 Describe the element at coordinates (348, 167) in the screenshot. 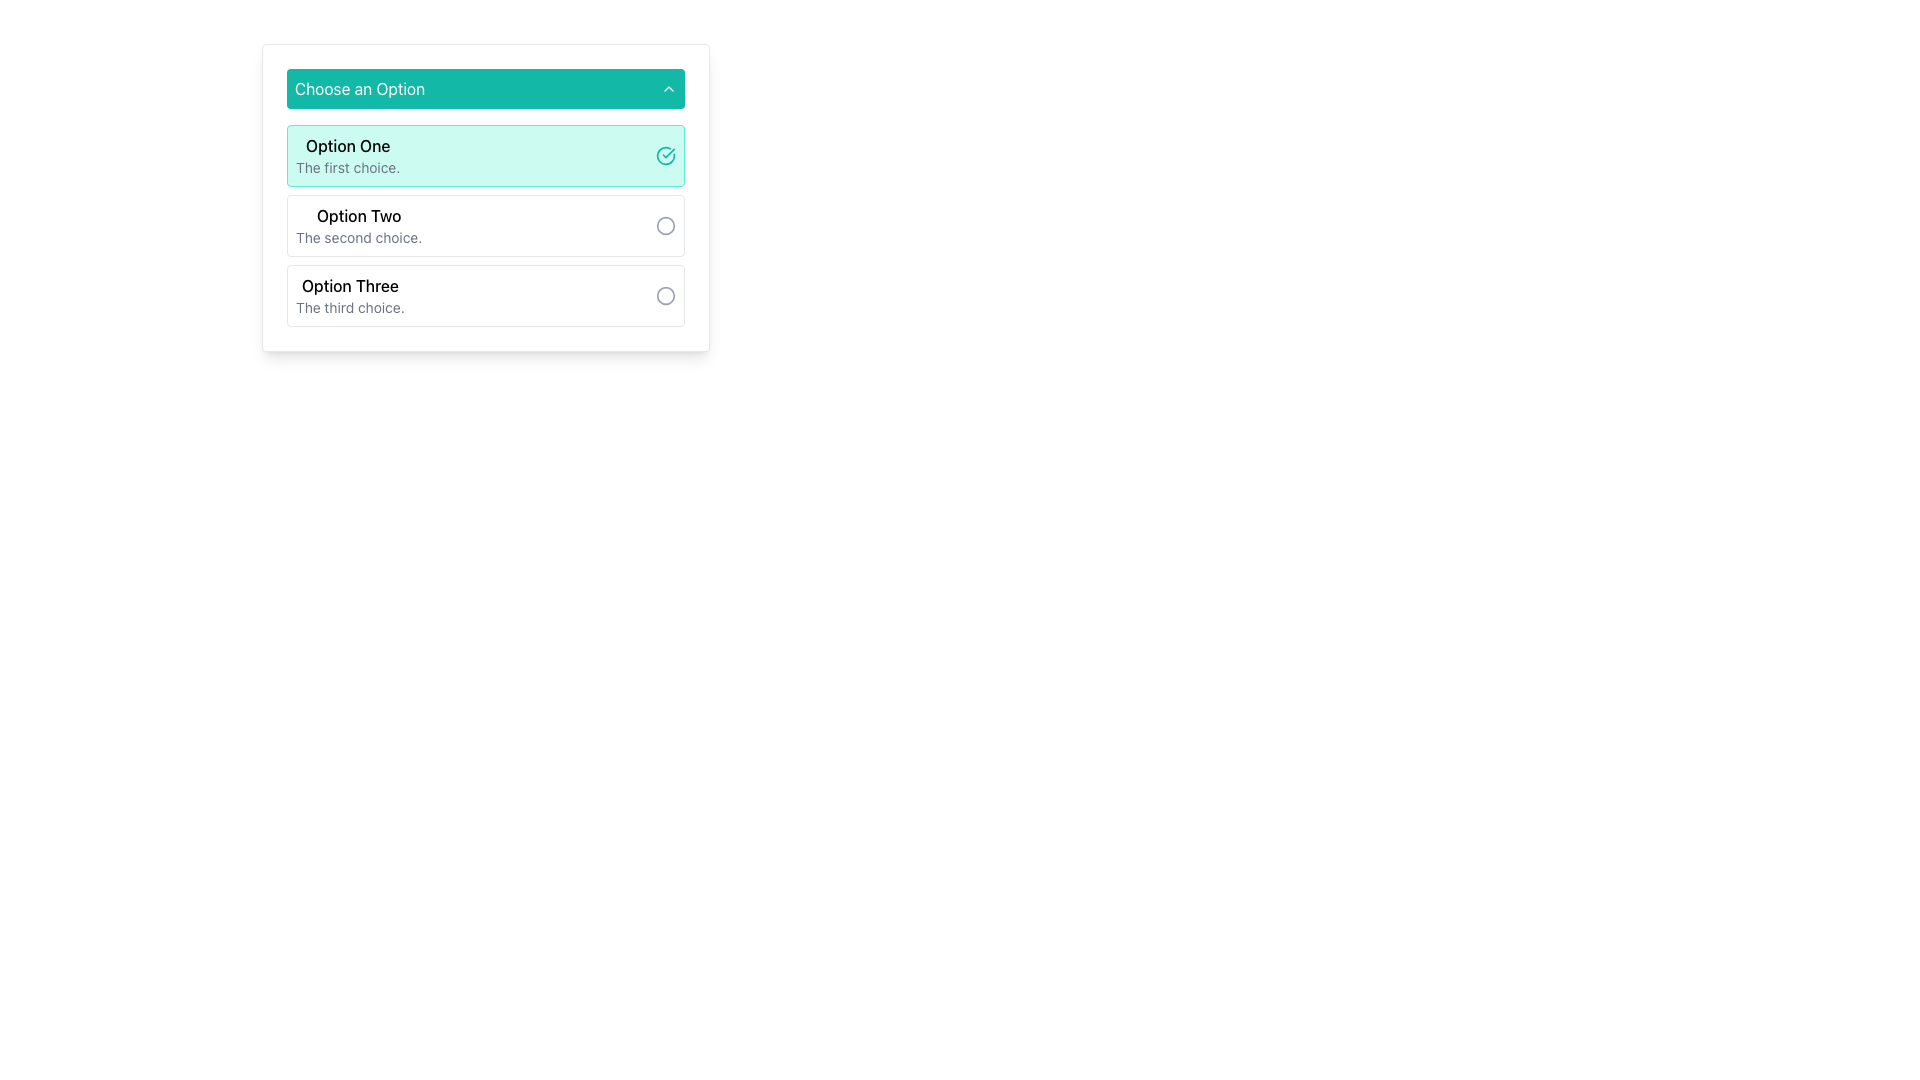

I see `text label that reads 'The first choice.' located beneath 'Option One' in a selectable card structure` at that location.